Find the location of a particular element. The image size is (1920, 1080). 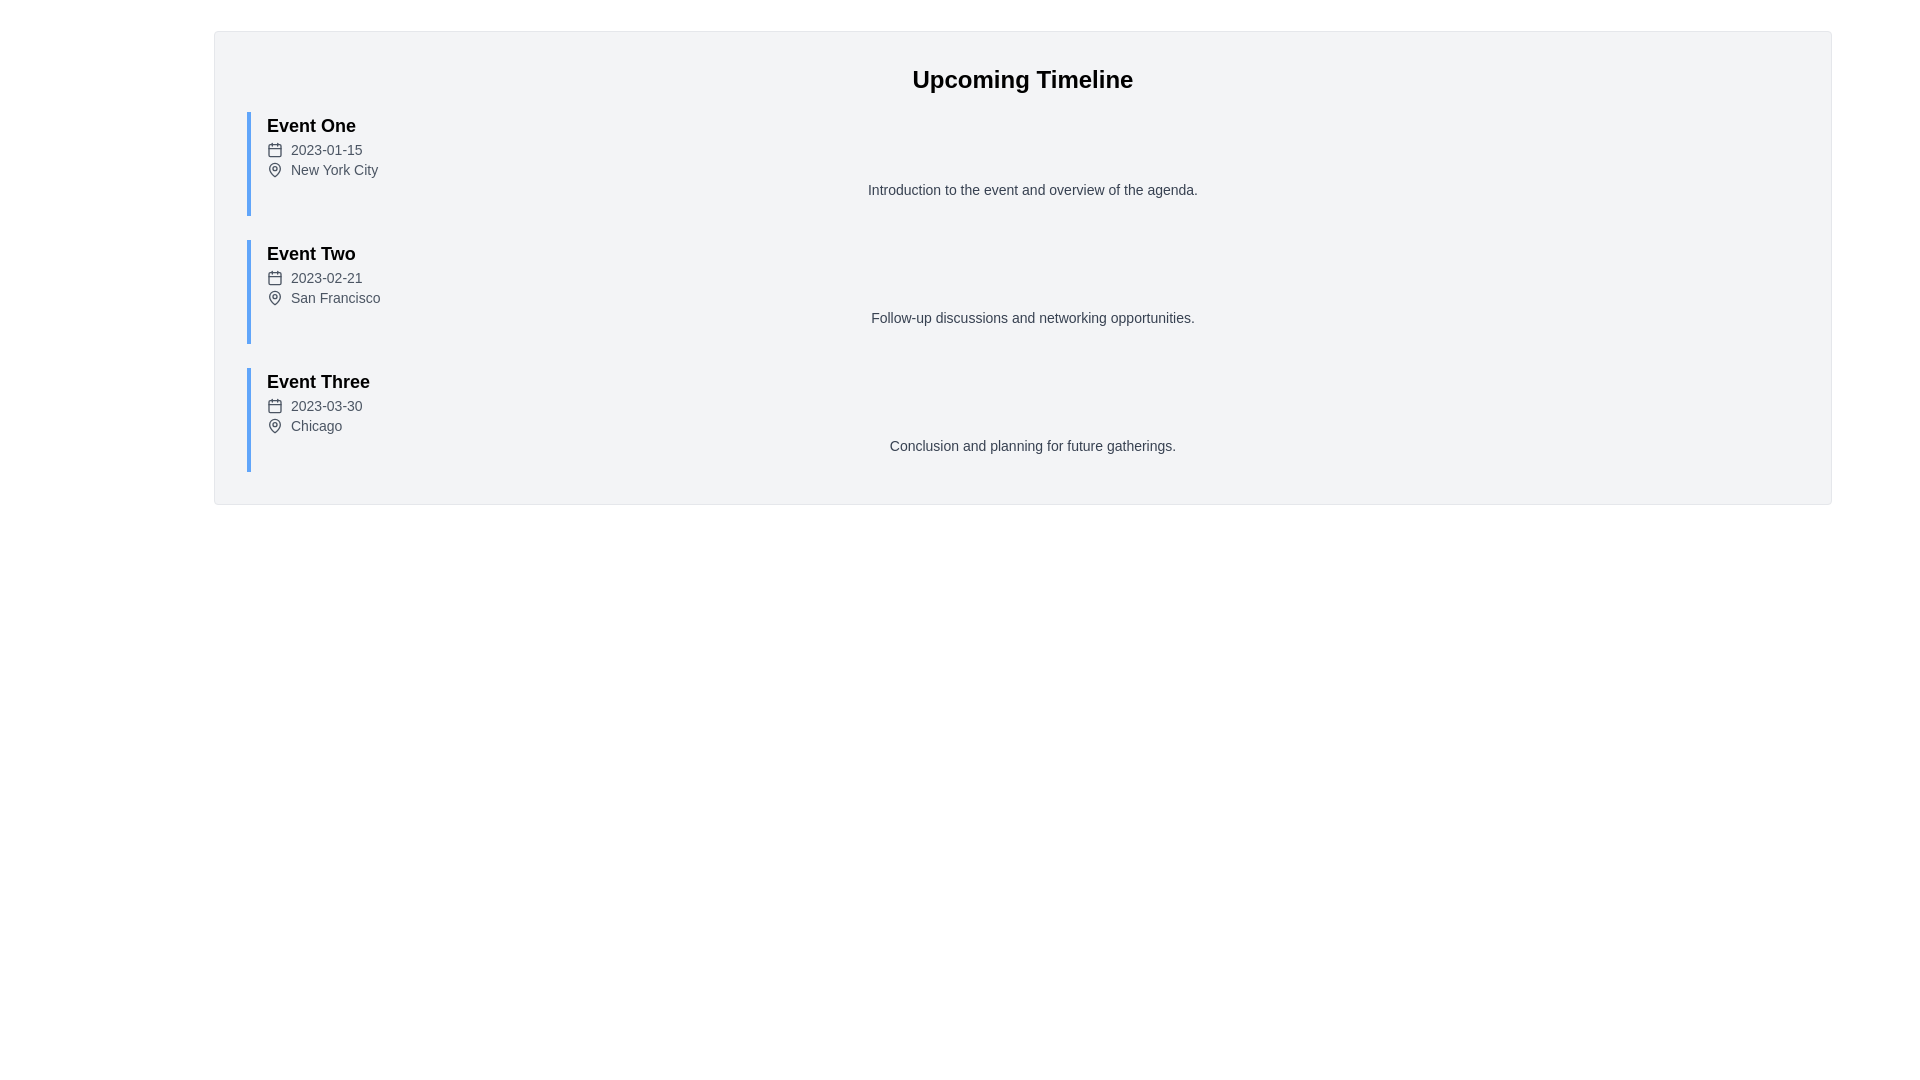

the central area of the rectangle with rounded corners within the calendar icon graphic next to the text '2023-03-30' under the 'Event Three' section in the 'Upcoming Timeline' list is located at coordinates (273, 405).